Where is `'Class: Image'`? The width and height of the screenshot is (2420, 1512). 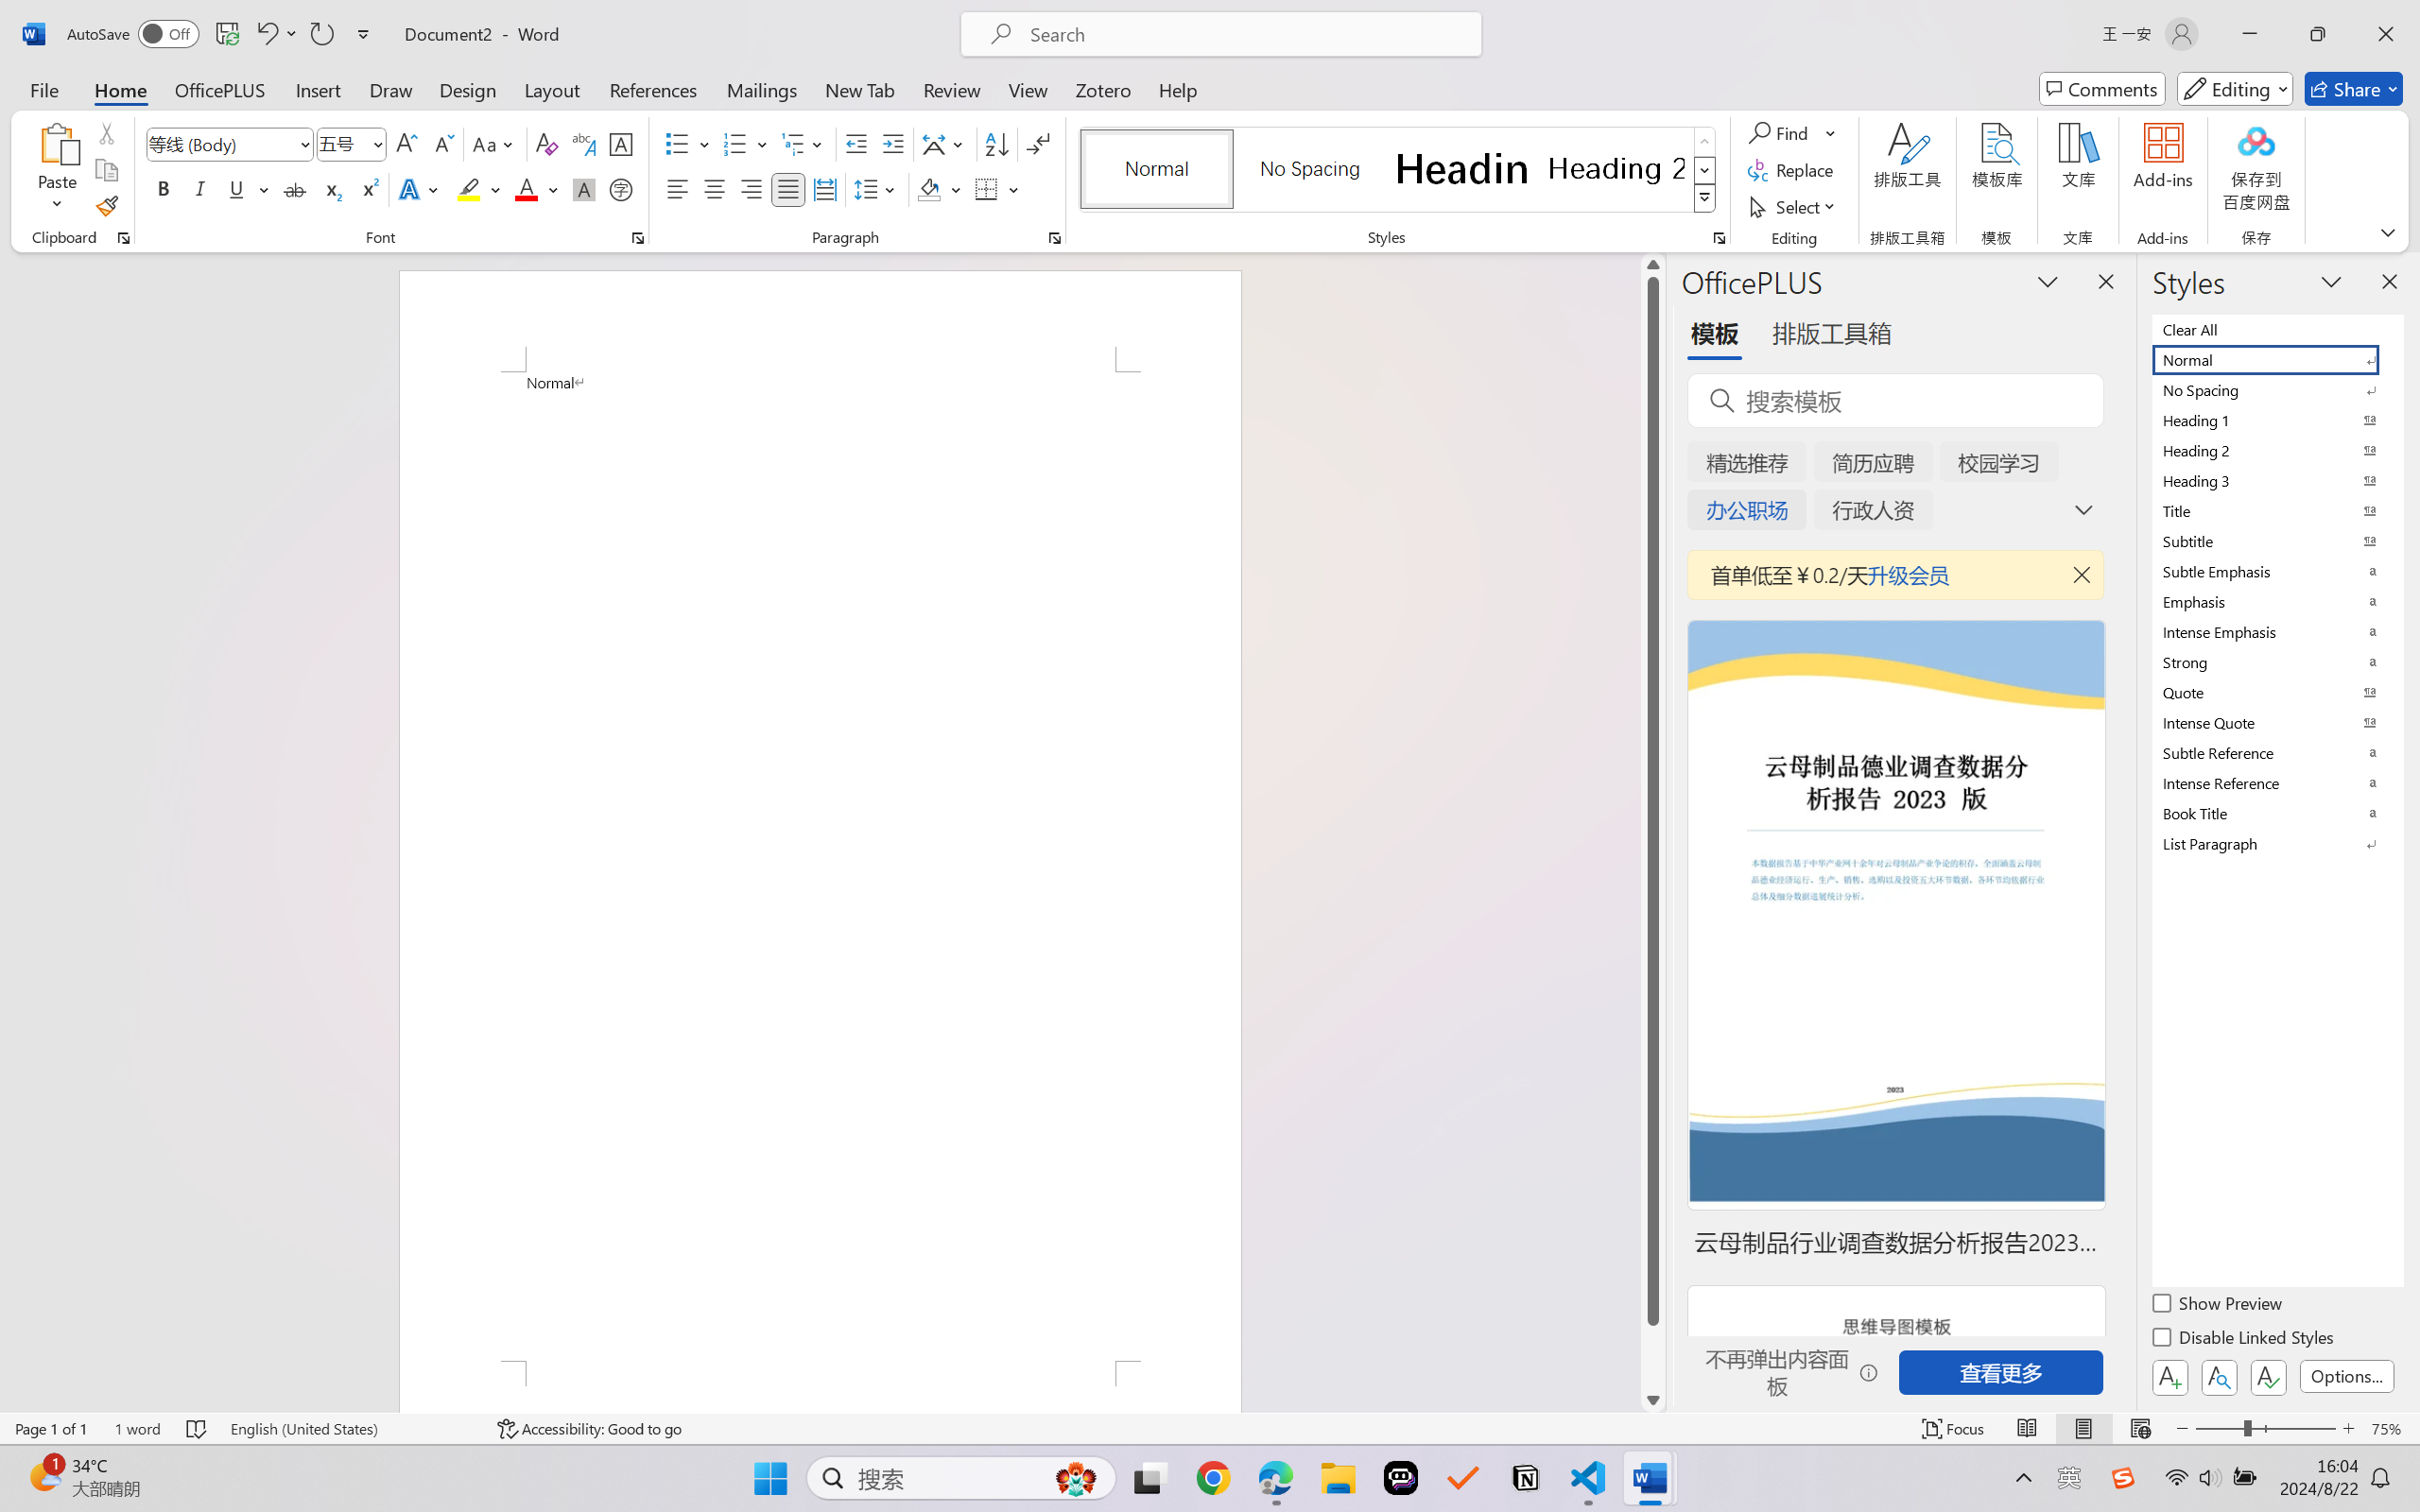 'Class: Image' is located at coordinates (2122, 1478).